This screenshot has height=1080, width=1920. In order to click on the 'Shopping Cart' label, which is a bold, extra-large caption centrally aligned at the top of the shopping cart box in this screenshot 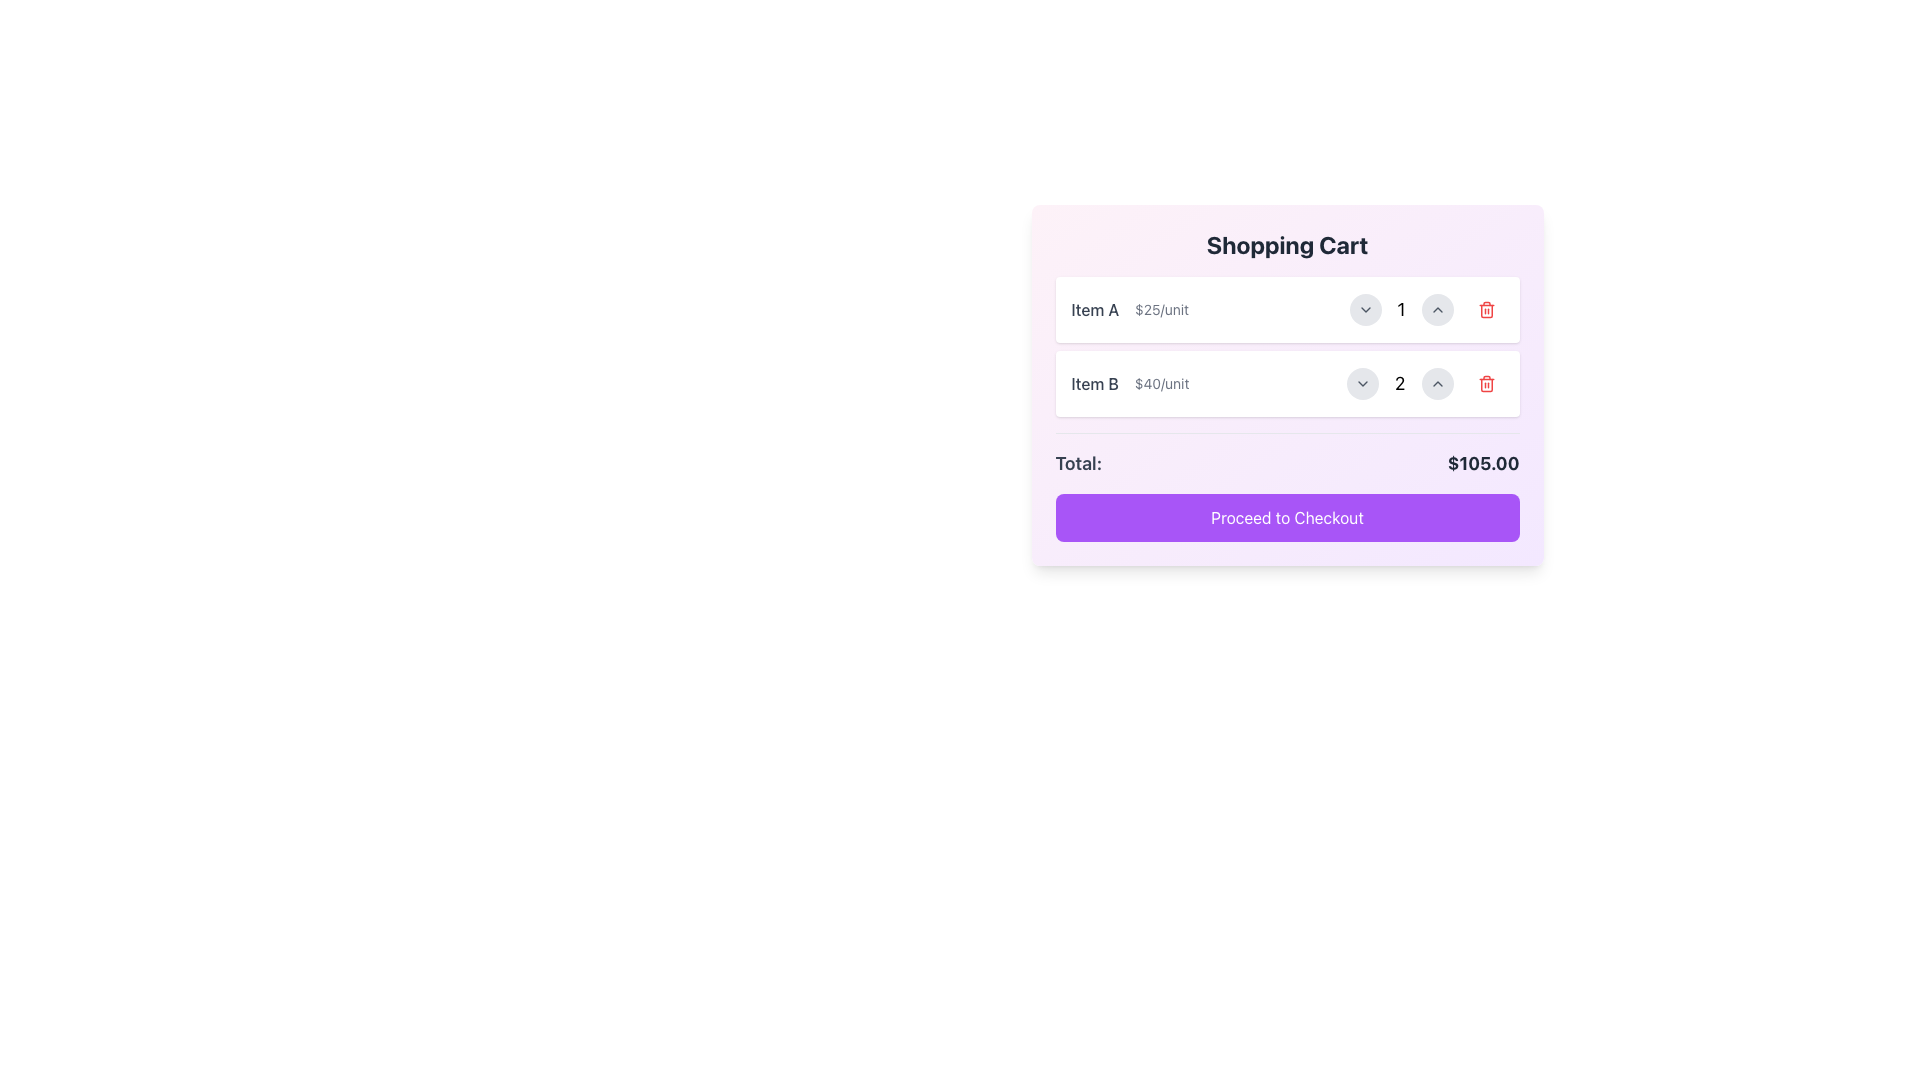, I will do `click(1287, 244)`.